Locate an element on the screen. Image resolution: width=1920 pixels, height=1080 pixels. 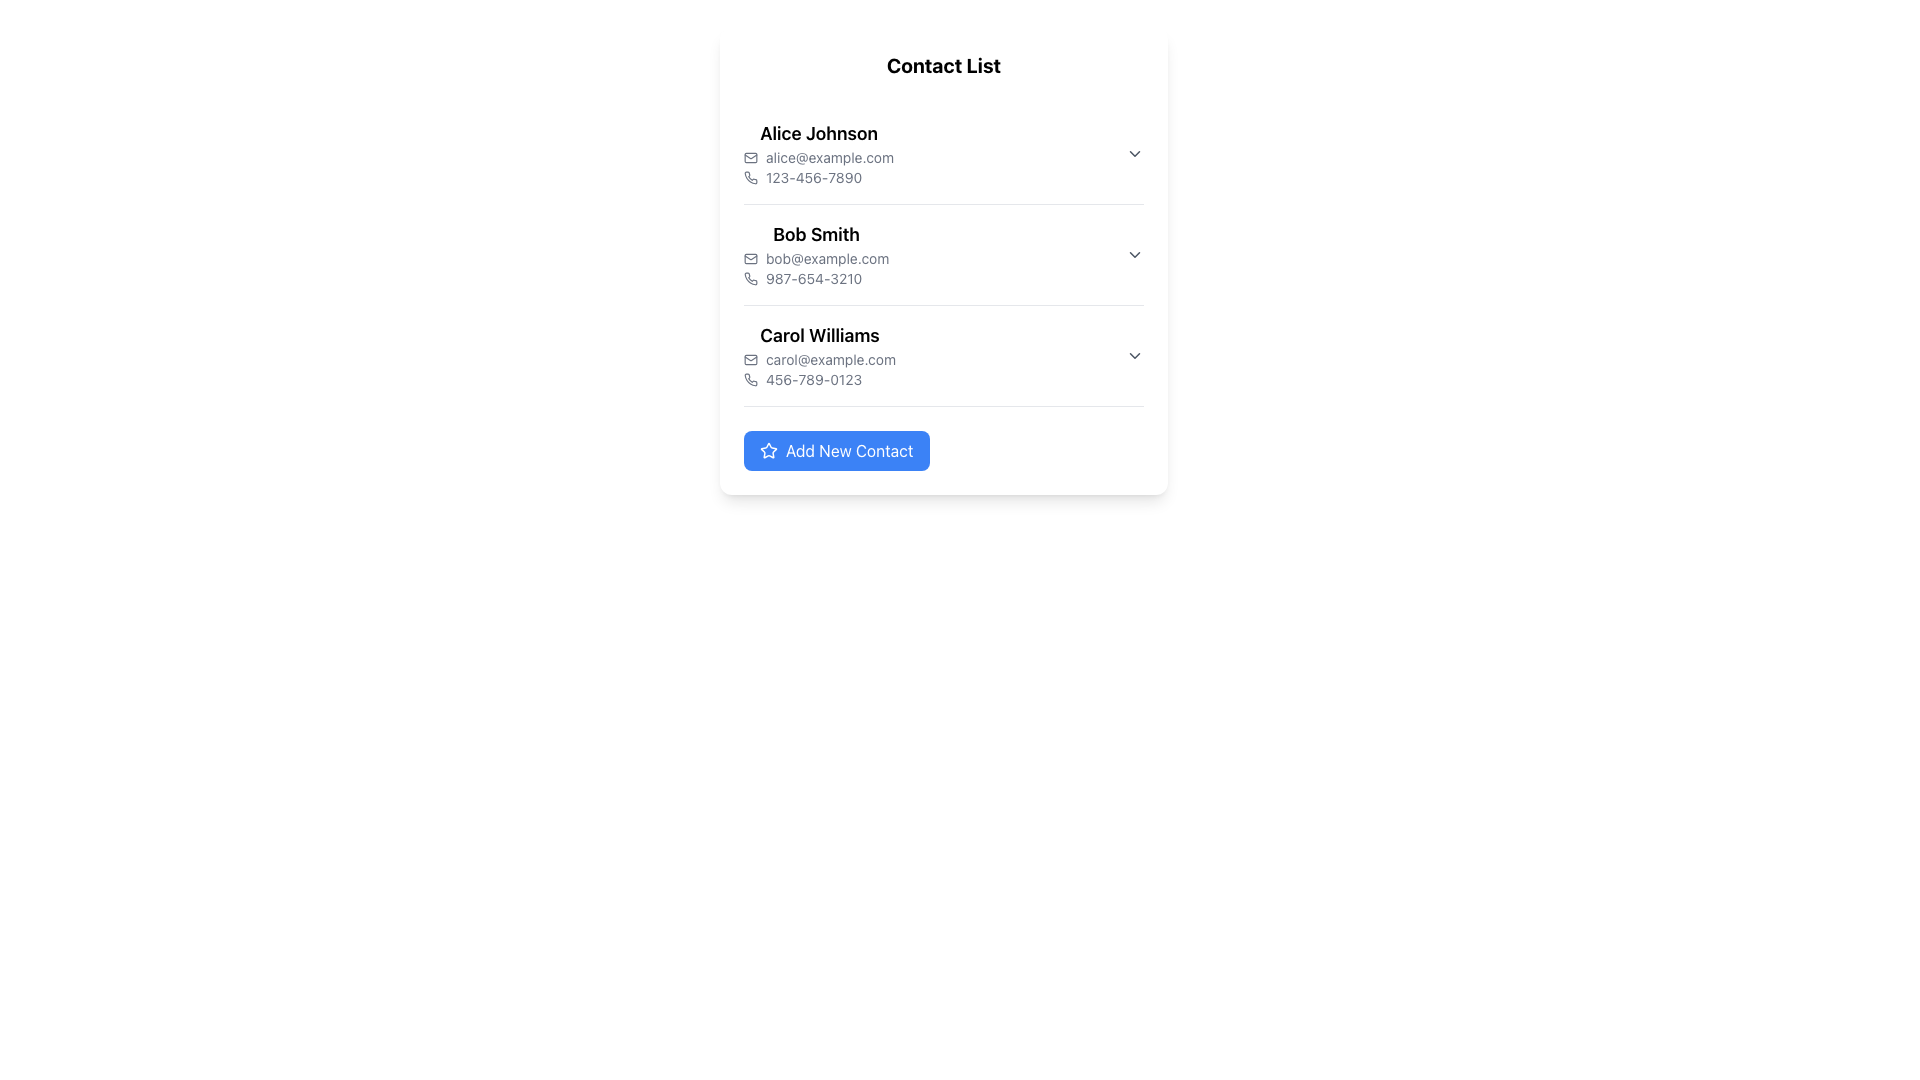
the dropdown toggle button icon located to the right of 'Alice Johnson' is located at coordinates (1134, 153).